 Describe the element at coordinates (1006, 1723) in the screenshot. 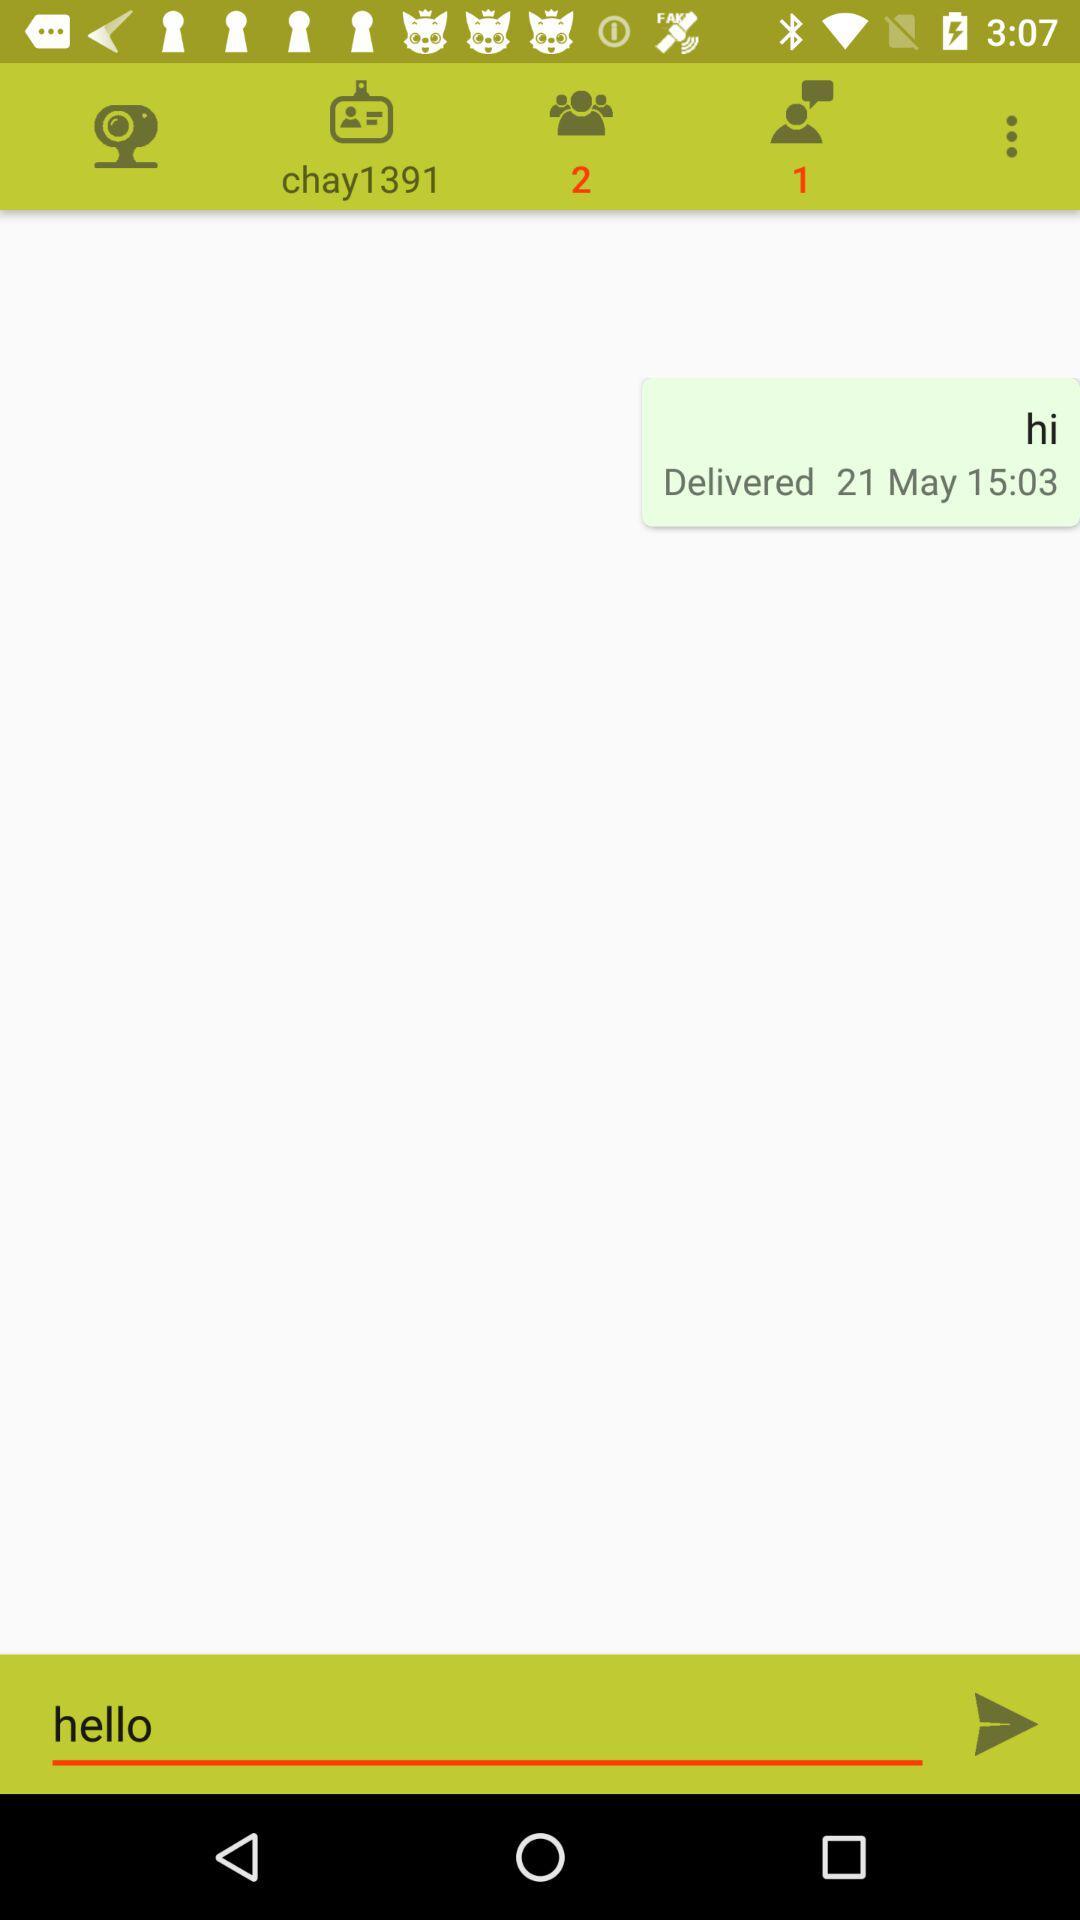

I see `send message` at that location.